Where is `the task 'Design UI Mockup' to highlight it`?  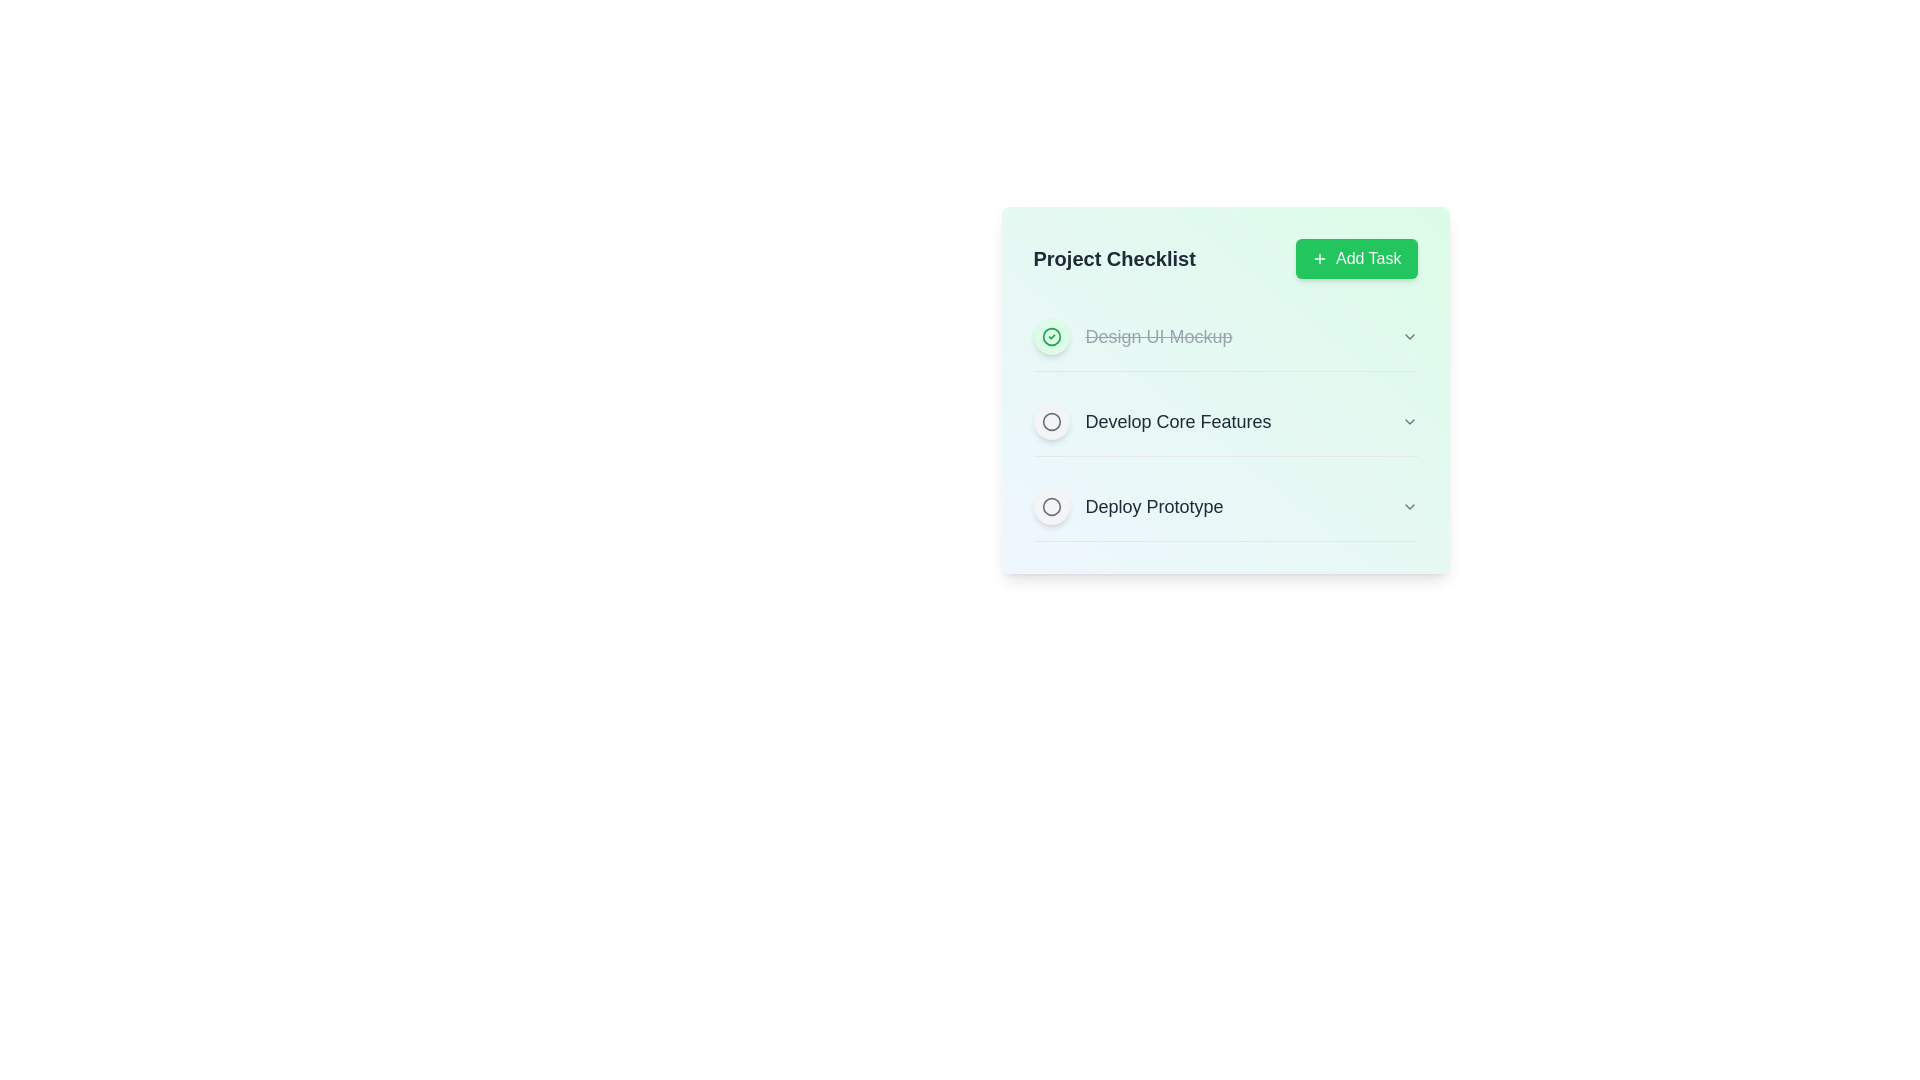
the task 'Design UI Mockup' to highlight it is located at coordinates (1224, 336).